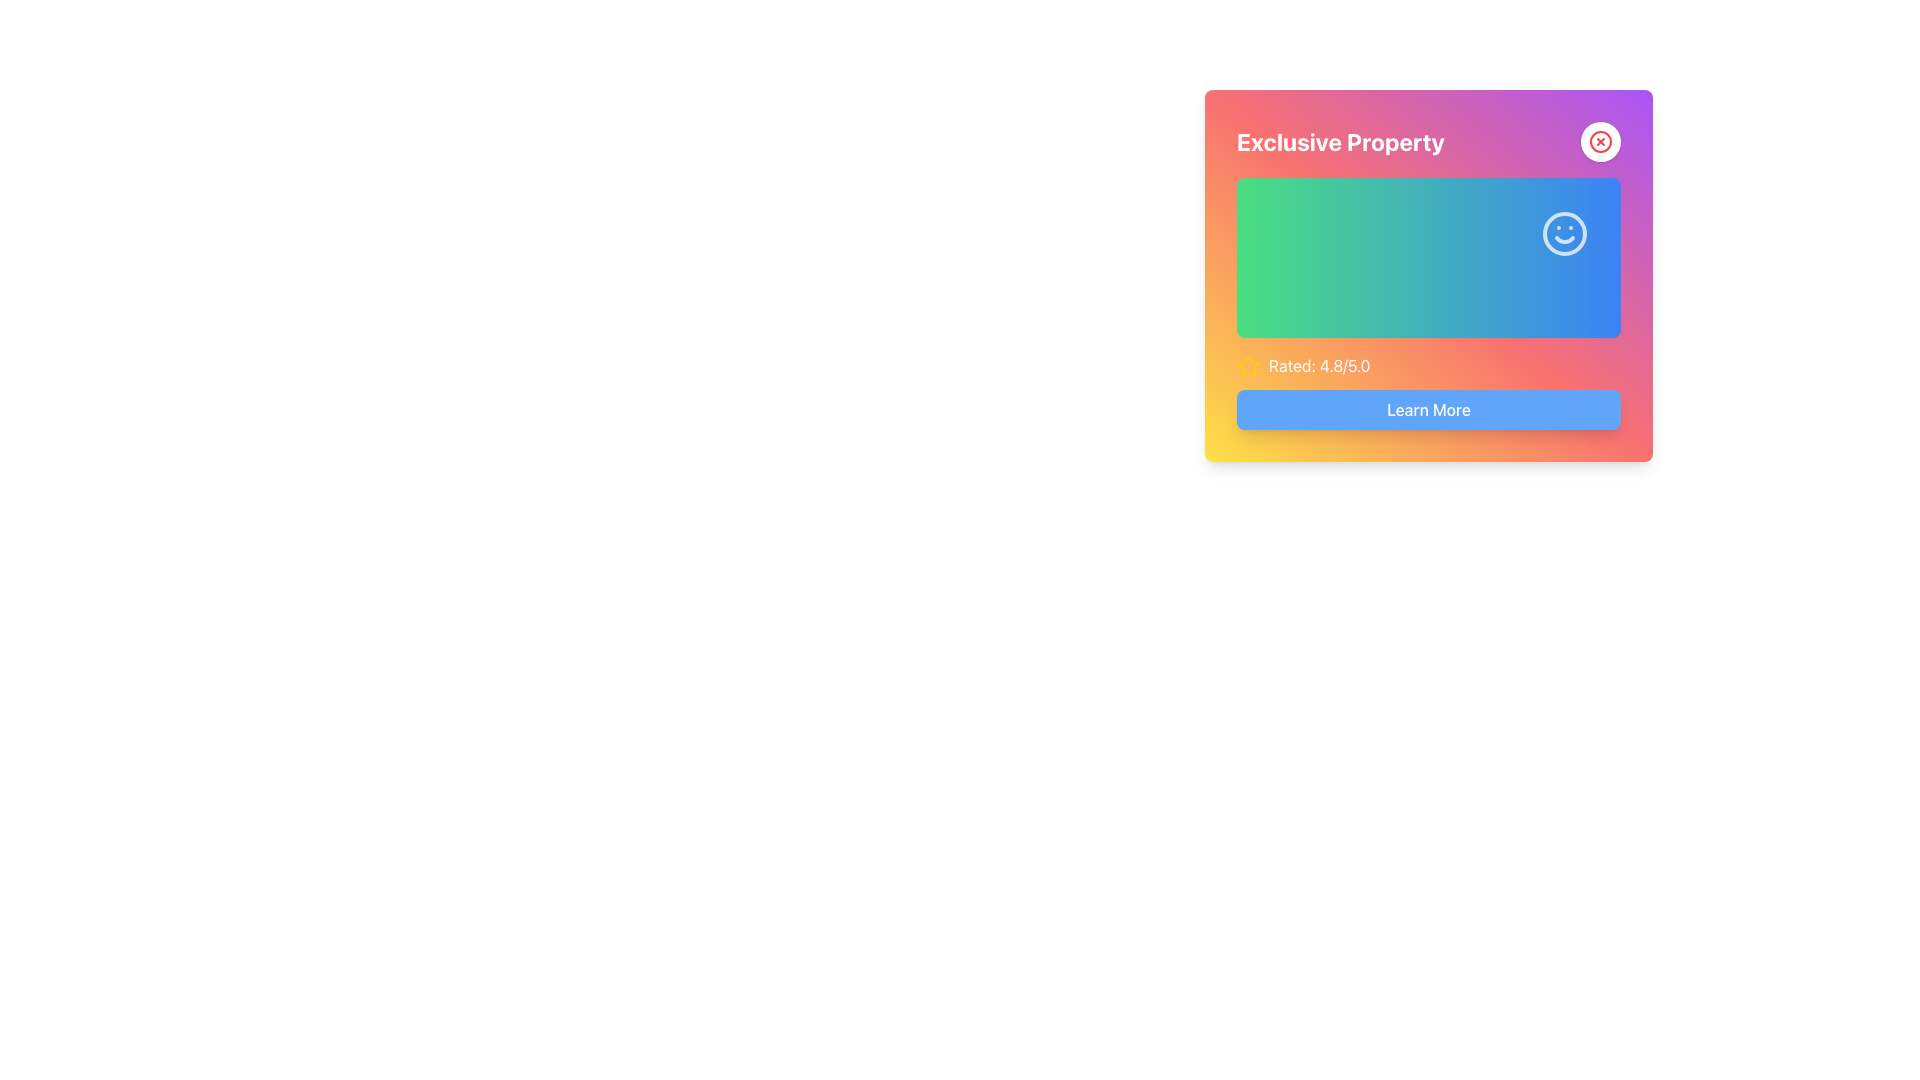 Image resolution: width=1920 pixels, height=1080 pixels. I want to click on the star icon located in the lower-left corner of the section labeled 'Rated: 4.8/5.0', so click(1247, 366).